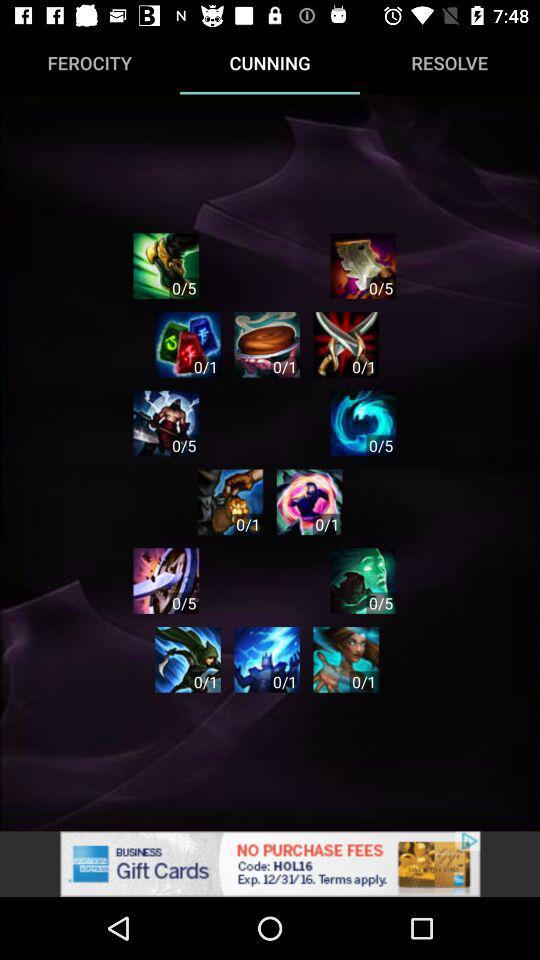 Image resolution: width=540 pixels, height=960 pixels. What do you see at coordinates (345, 658) in the screenshot?
I see `the app option` at bounding box center [345, 658].